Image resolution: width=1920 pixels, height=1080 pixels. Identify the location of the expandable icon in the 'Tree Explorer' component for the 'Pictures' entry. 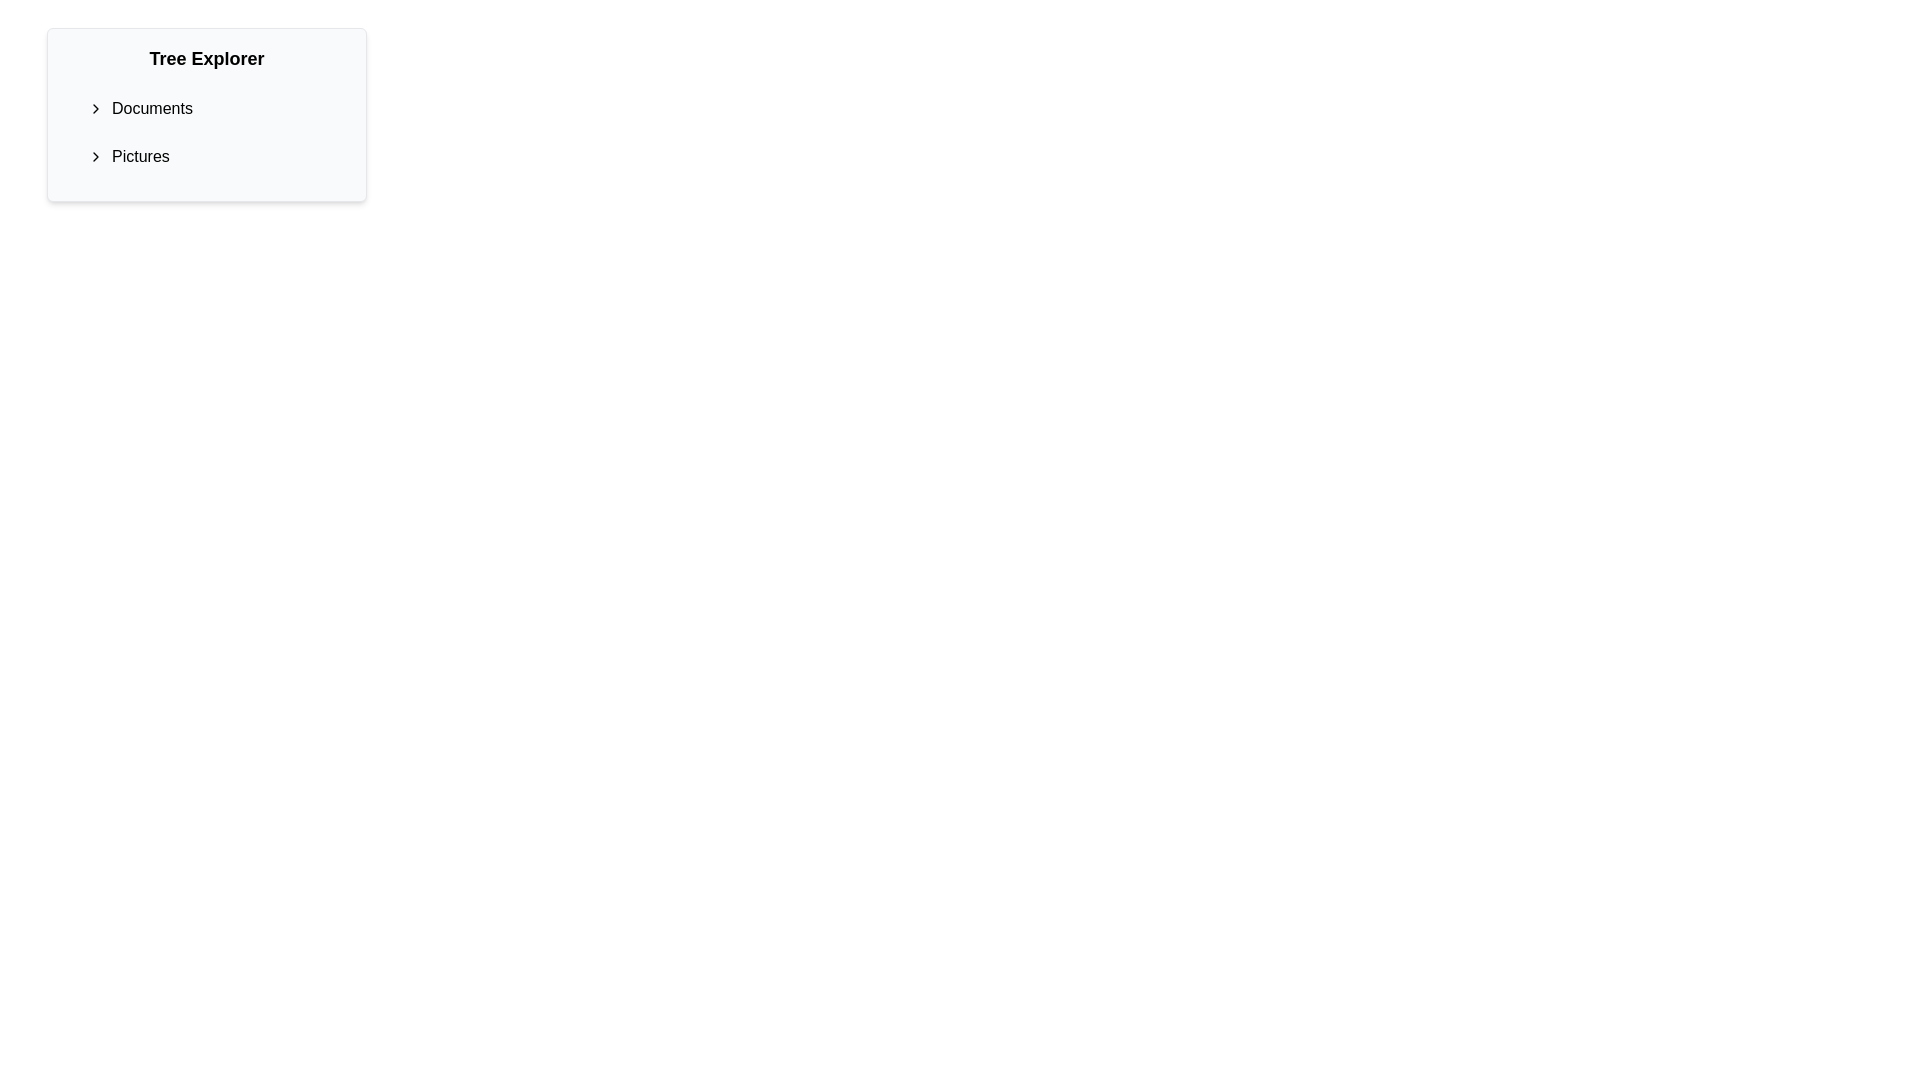
(99, 156).